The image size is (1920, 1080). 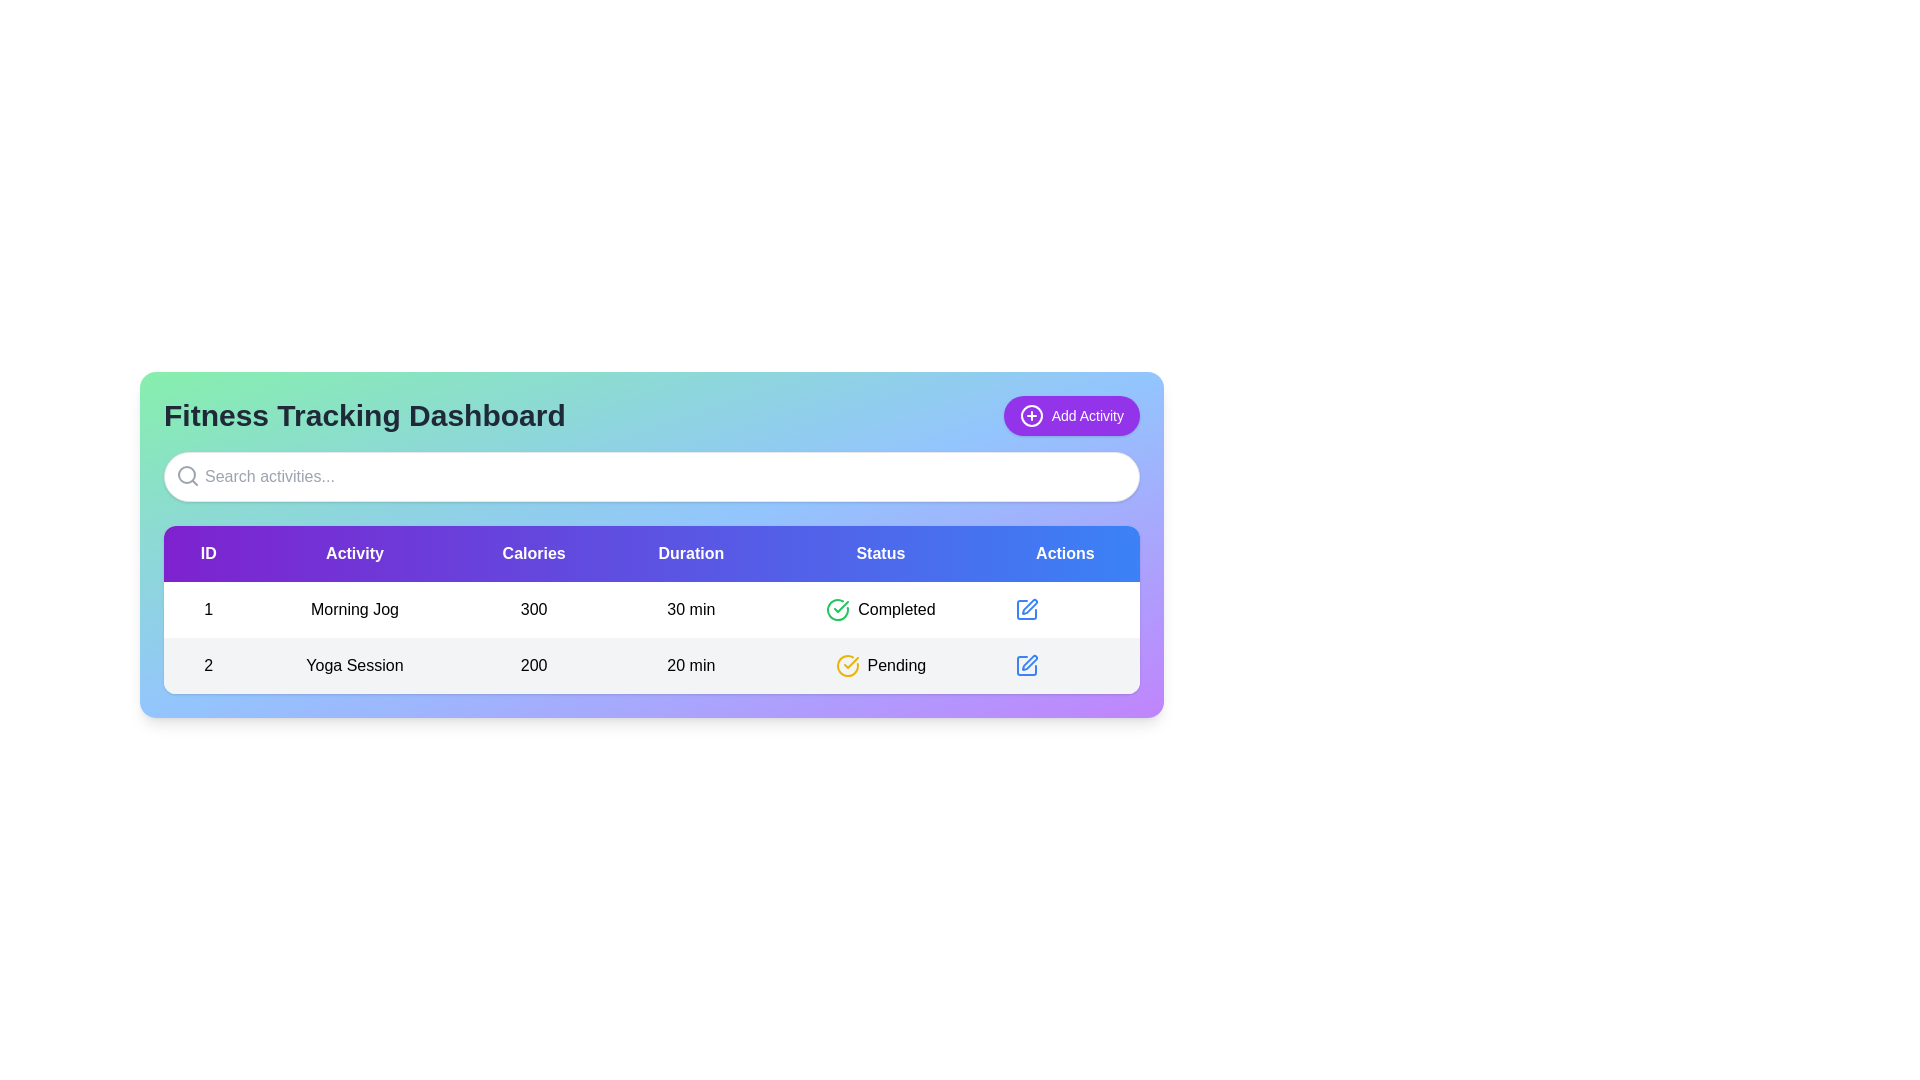 What do you see at coordinates (534, 554) in the screenshot?
I see `the 'Calories' column header text label in the table, which is the third label in a series of six, positioned between 'Activity' and 'Duration'` at bounding box center [534, 554].